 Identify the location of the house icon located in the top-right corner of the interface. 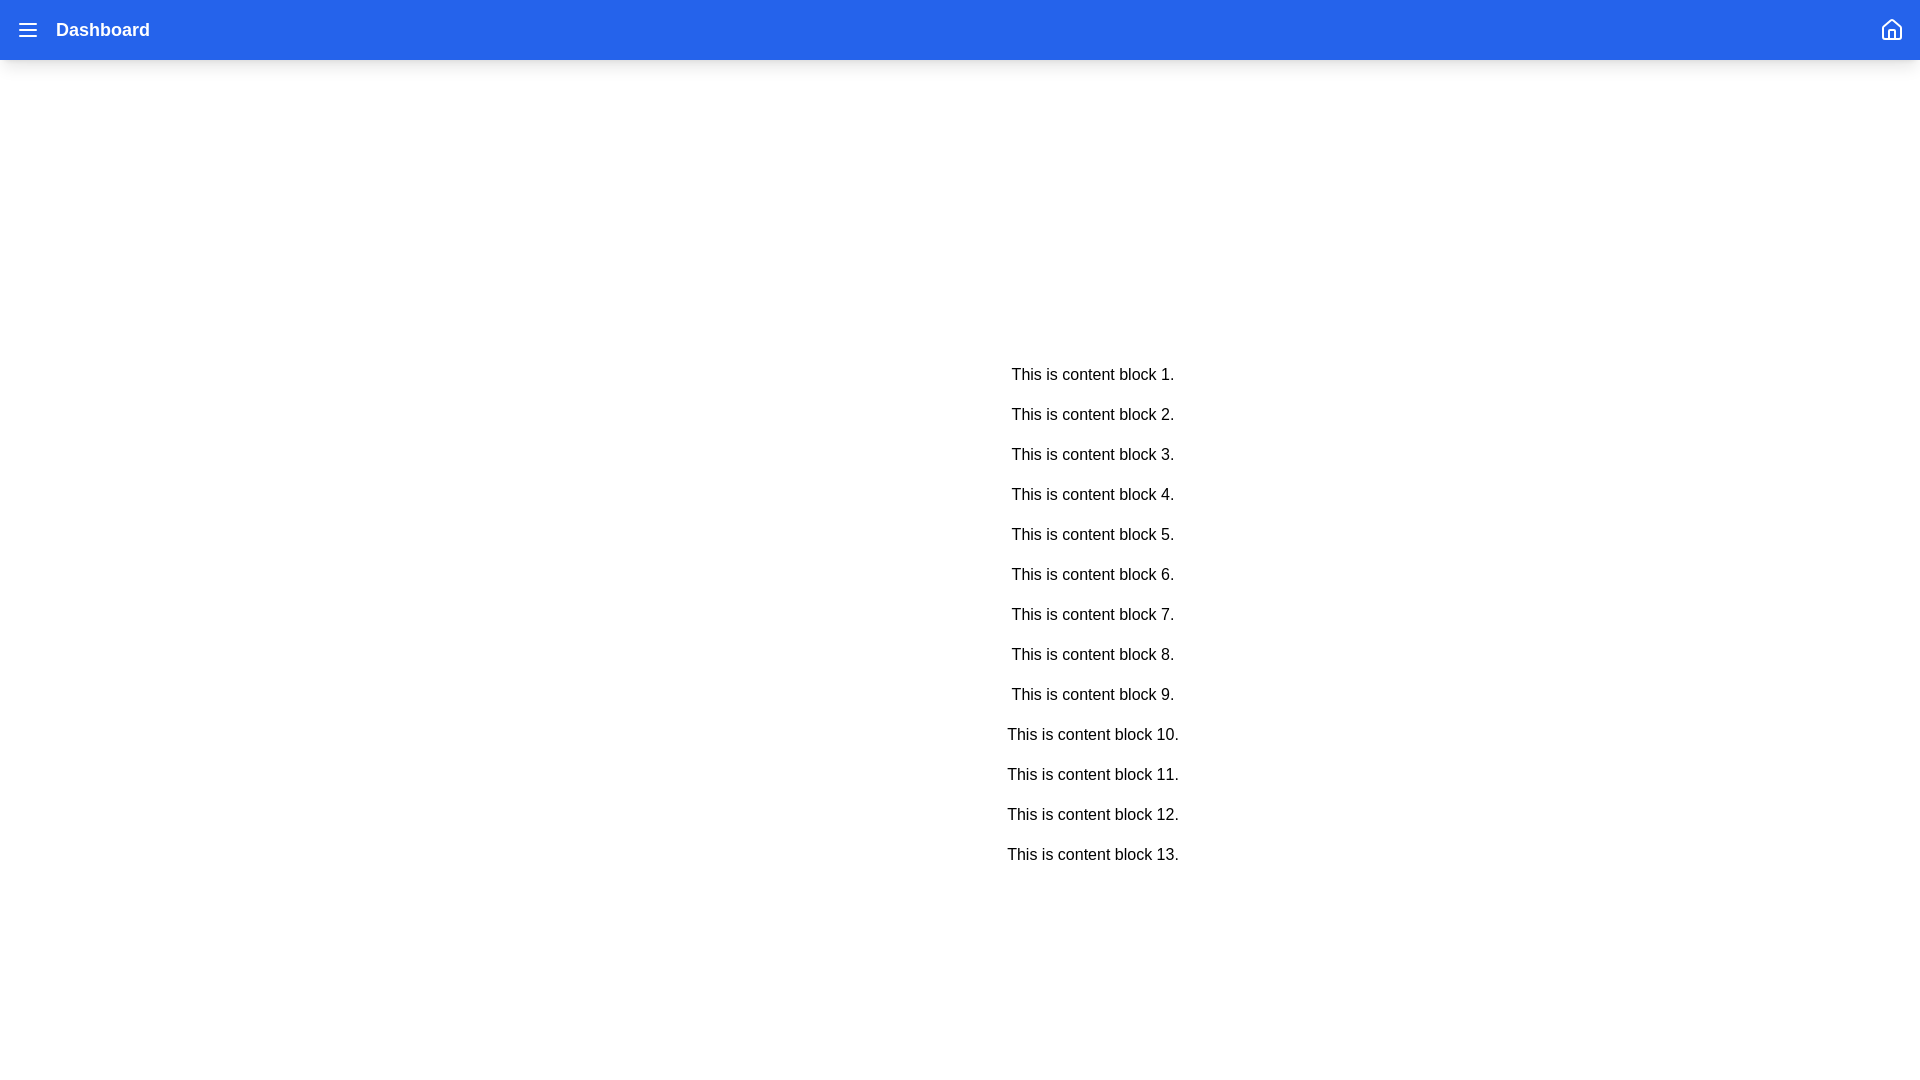
(1890, 30).